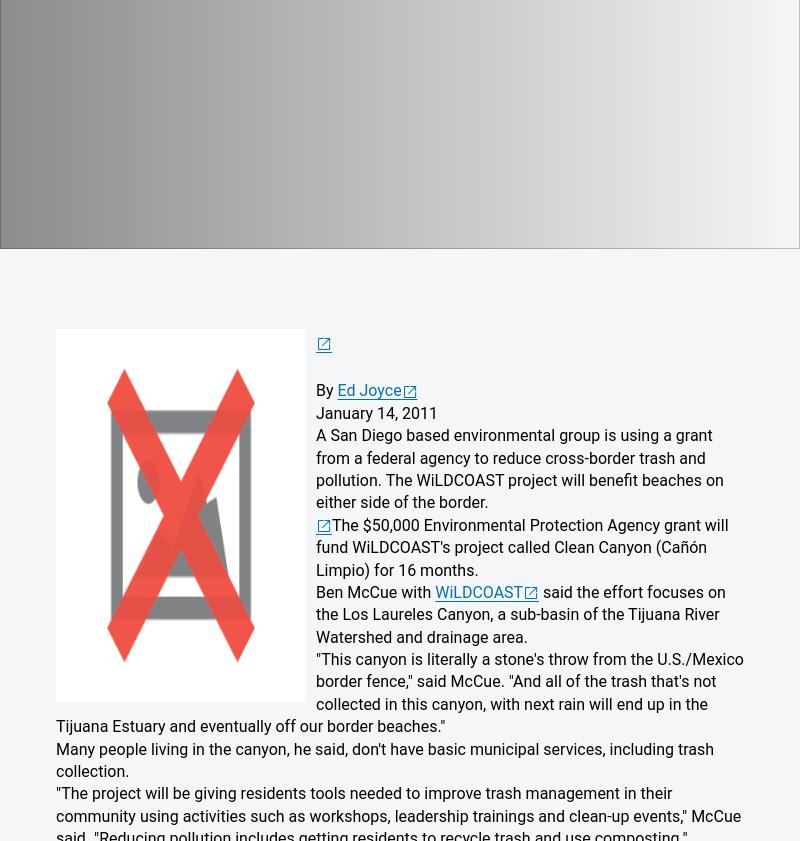 This screenshot has height=841, width=800. I want to click on '"This canyon is literally a stone's throw from the U.S./Mexico border fence," said McCue. "And all of the trash that's not collected in this canyon, with next rain will end up in the Tijuana Estuary and eventually off our border beaches."', so click(398, 692).